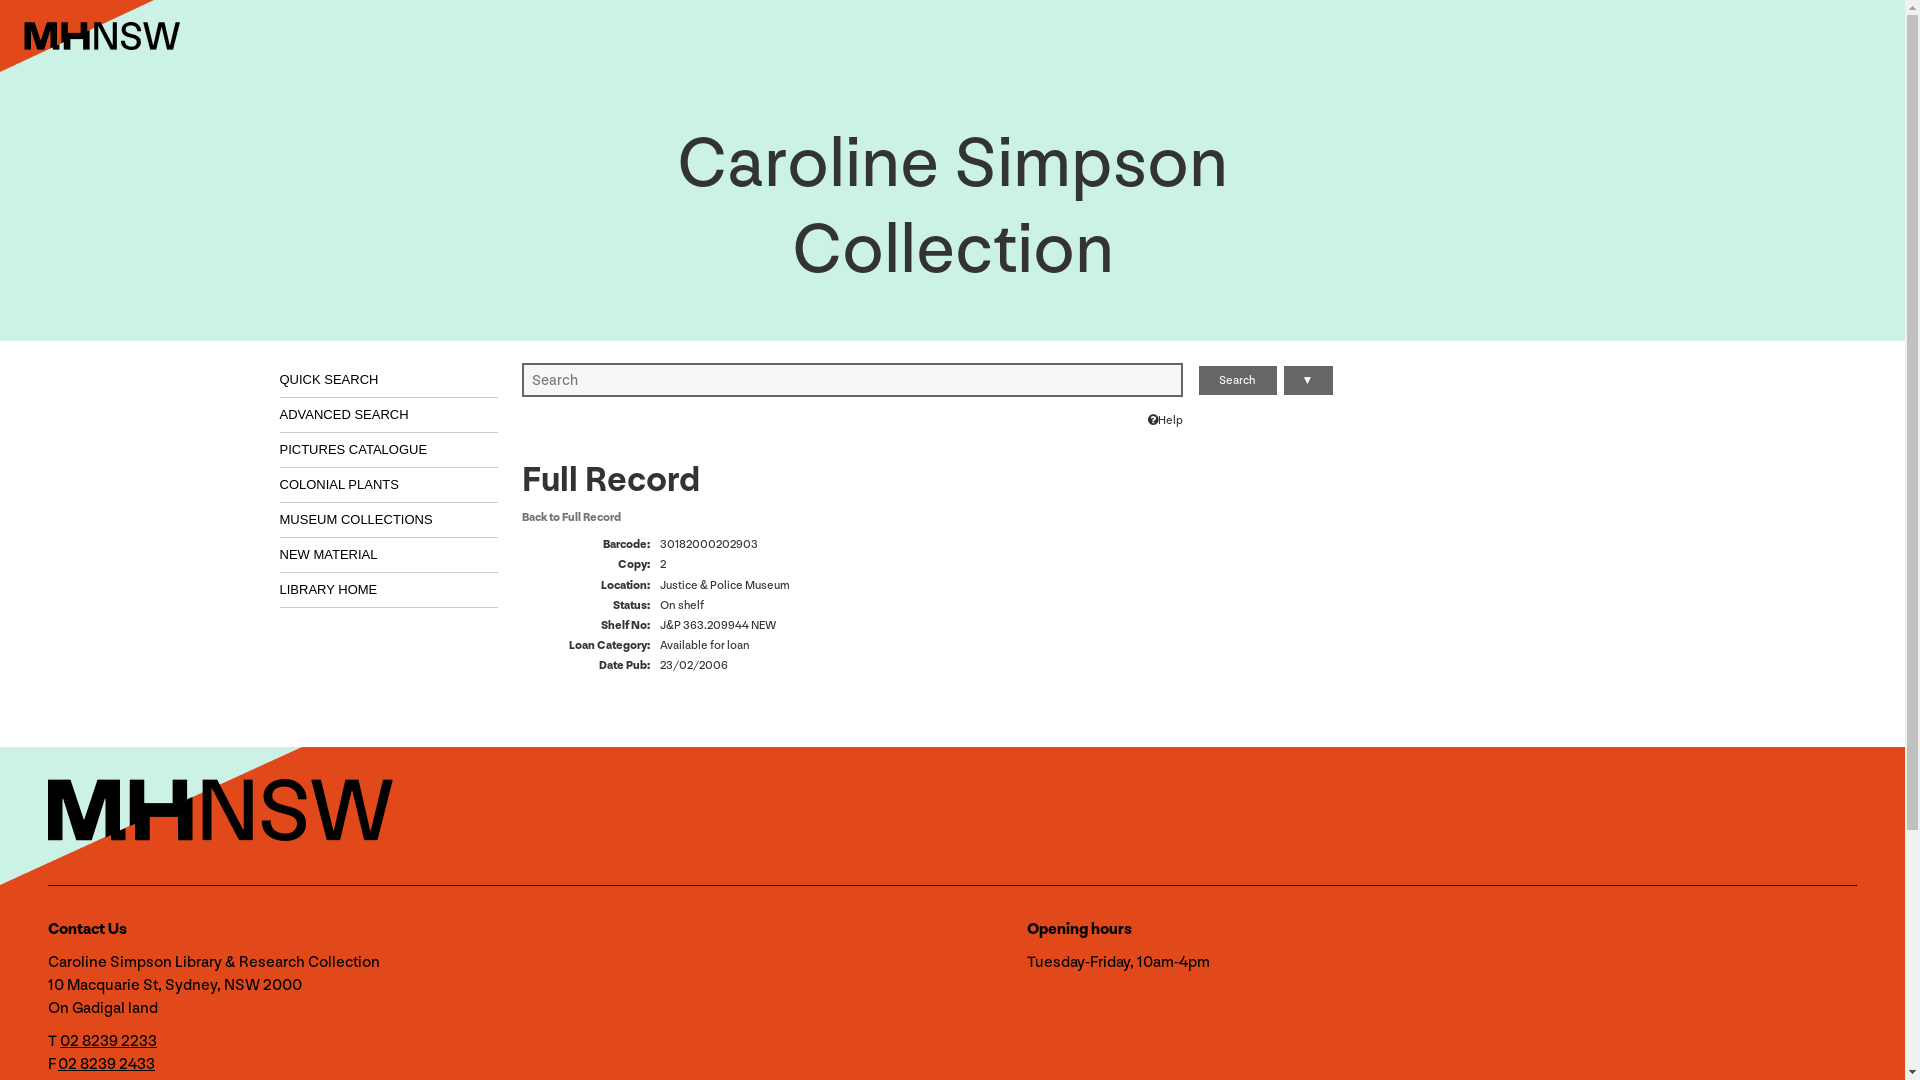 Image resolution: width=1920 pixels, height=1080 pixels. I want to click on 'NEW MATERIAL', so click(278, 555).